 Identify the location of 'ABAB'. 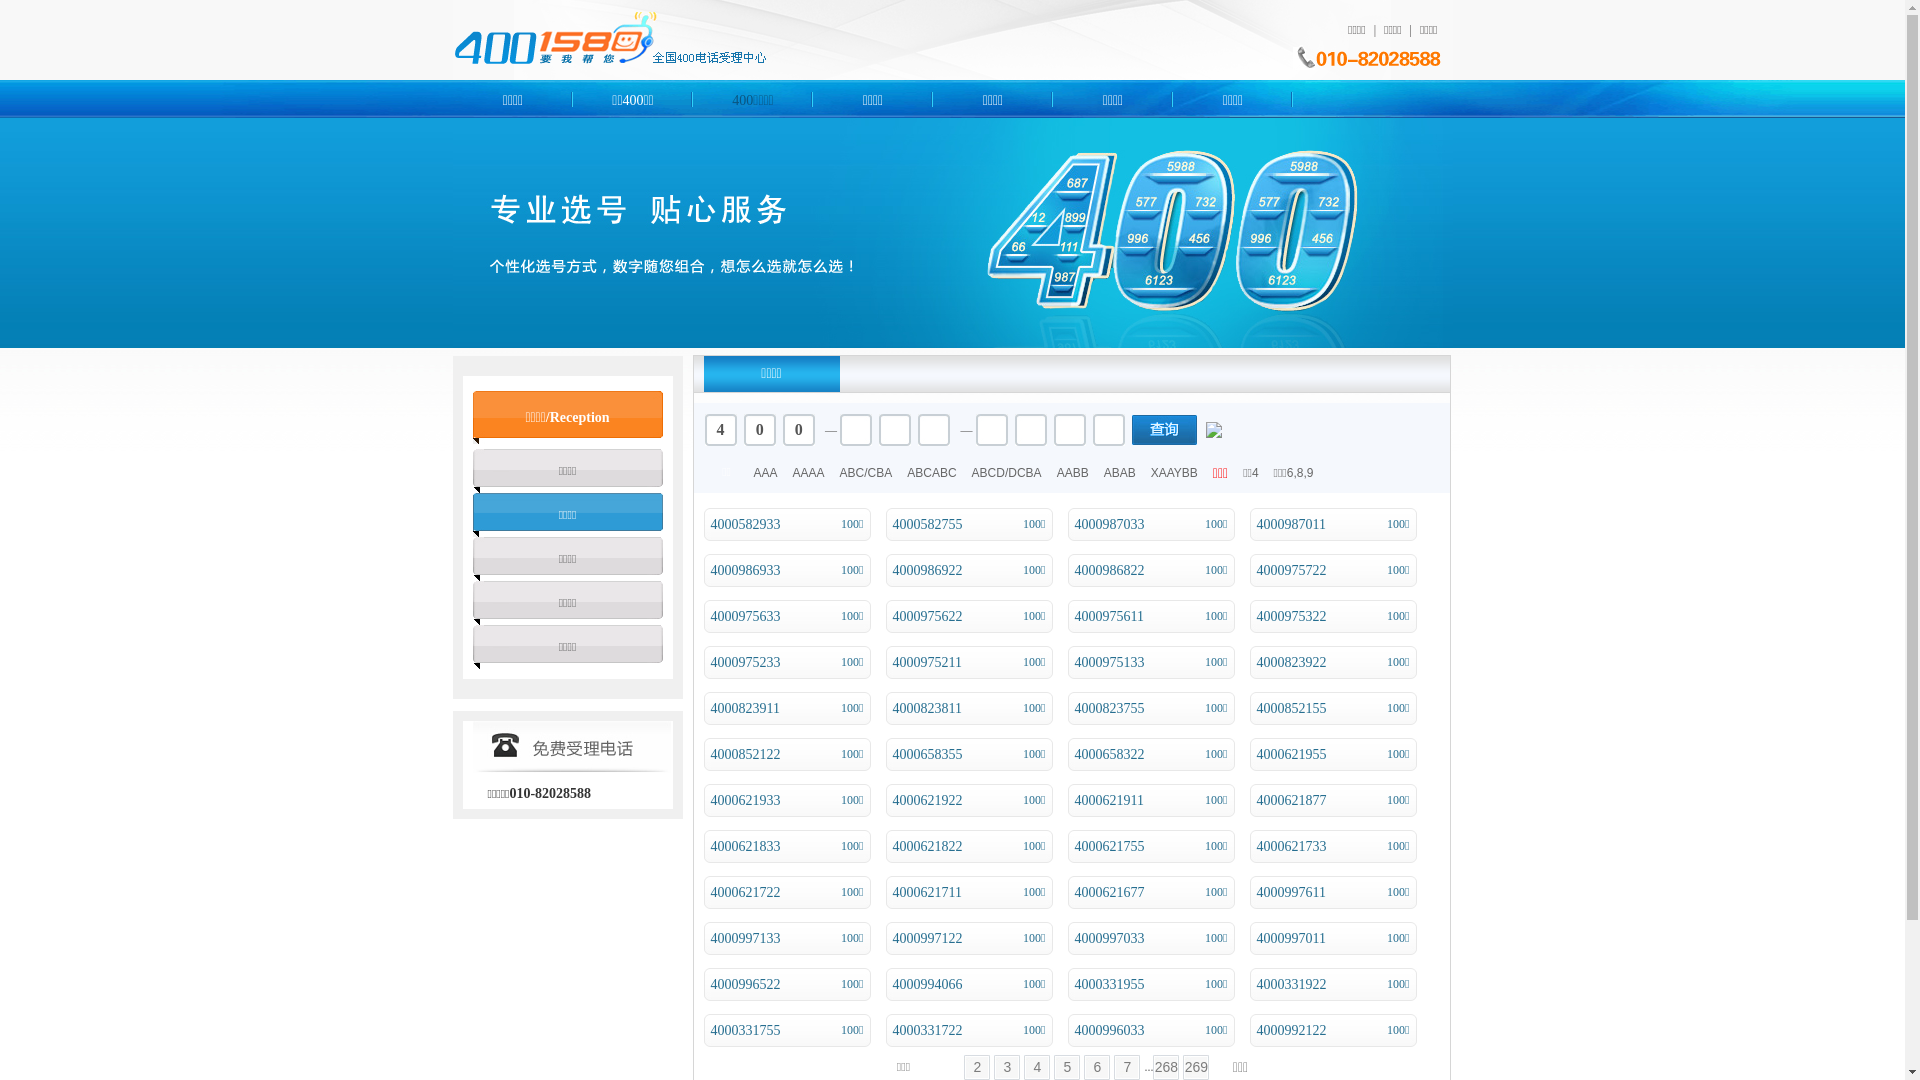
(1118, 473).